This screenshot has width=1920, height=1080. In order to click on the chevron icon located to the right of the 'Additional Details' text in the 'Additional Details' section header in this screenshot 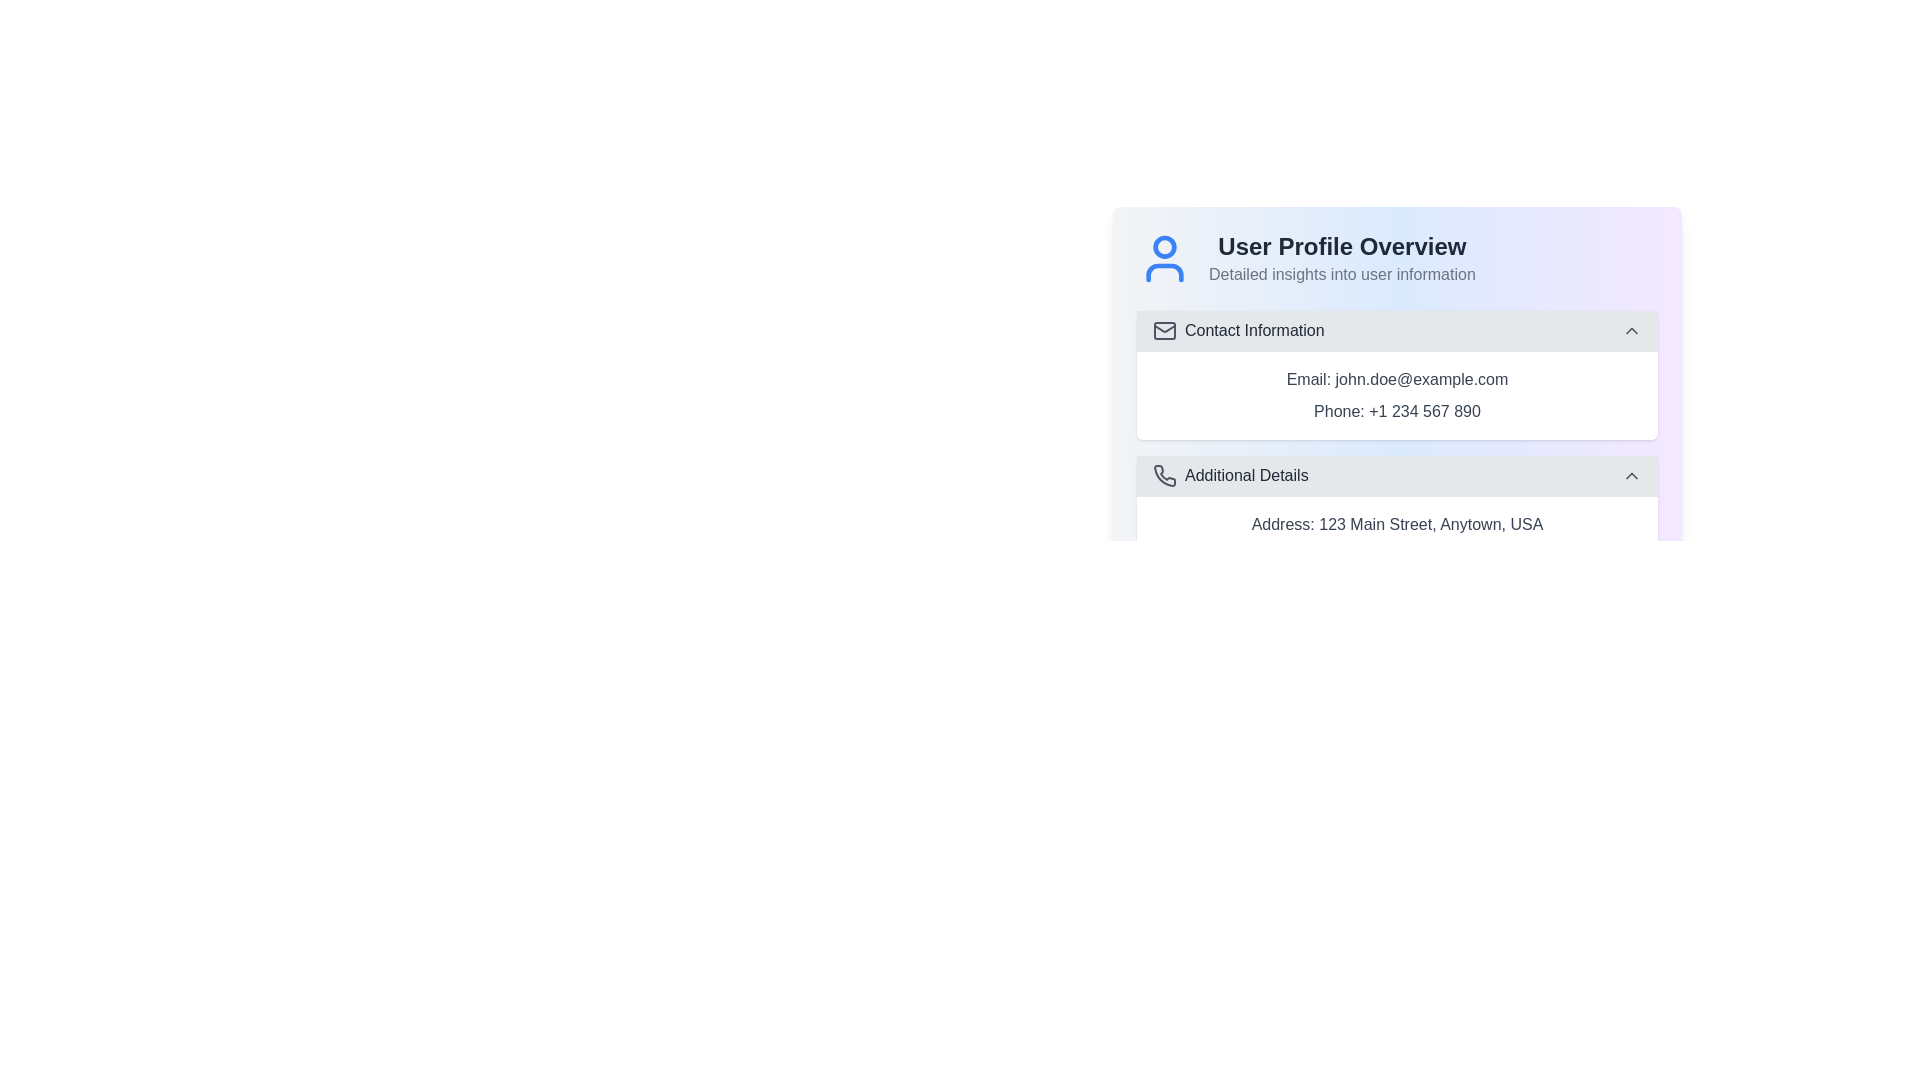, I will do `click(1632, 475)`.